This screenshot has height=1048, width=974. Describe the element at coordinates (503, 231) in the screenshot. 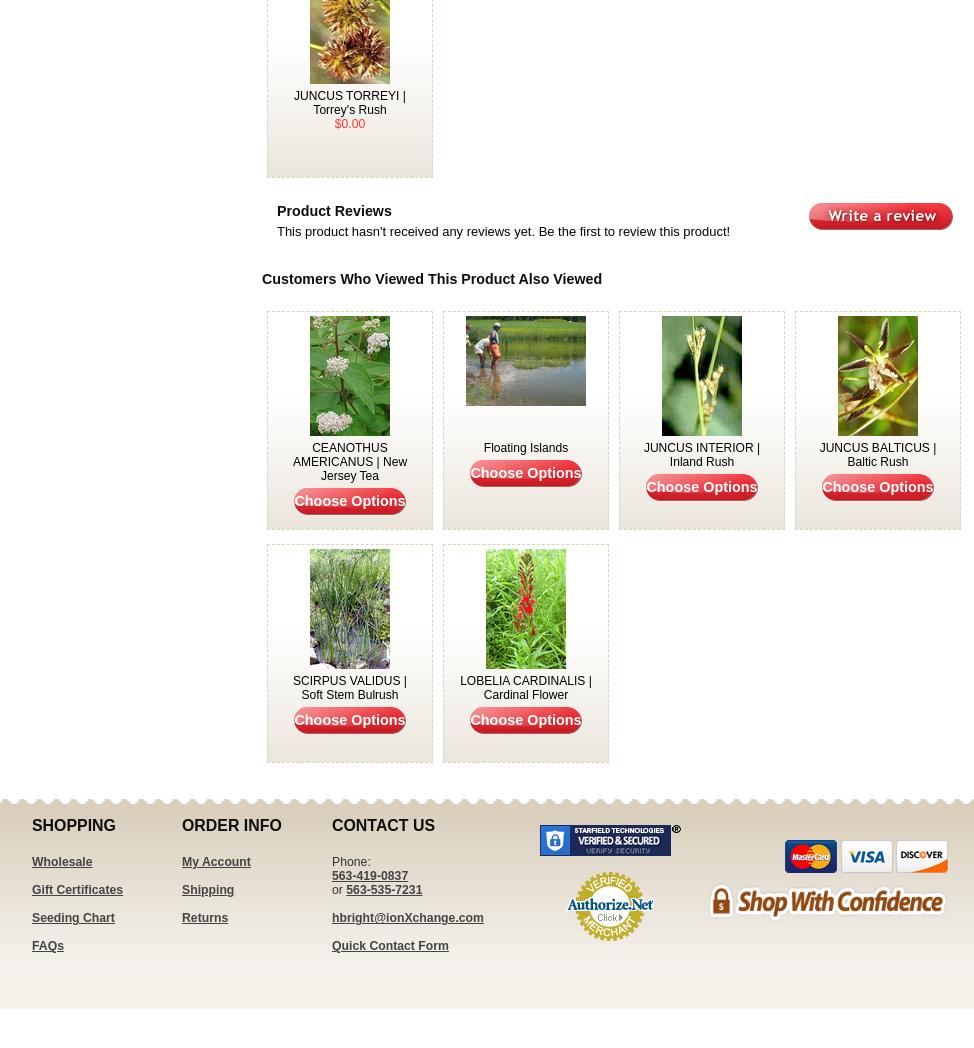

I see `'This product hasn't received any reviews yet. Be the first to review this product!'` at that location.